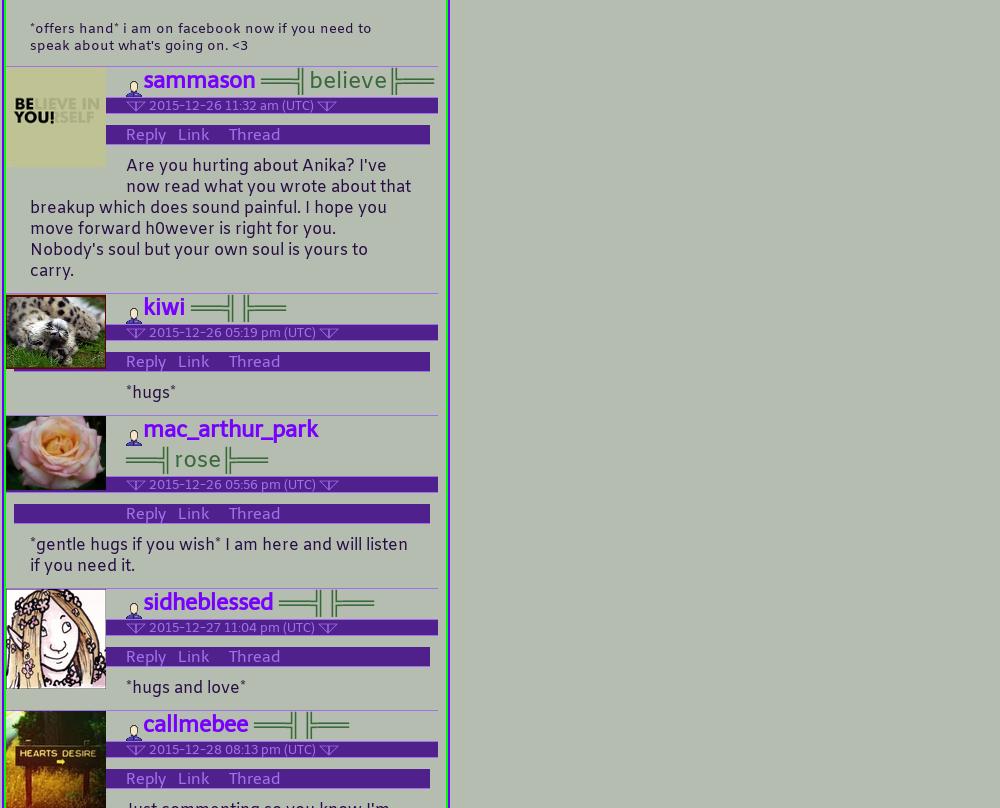  Describe the element at coordinates (194, 723) in the screenshot. I see `'callmebee'` at that location.